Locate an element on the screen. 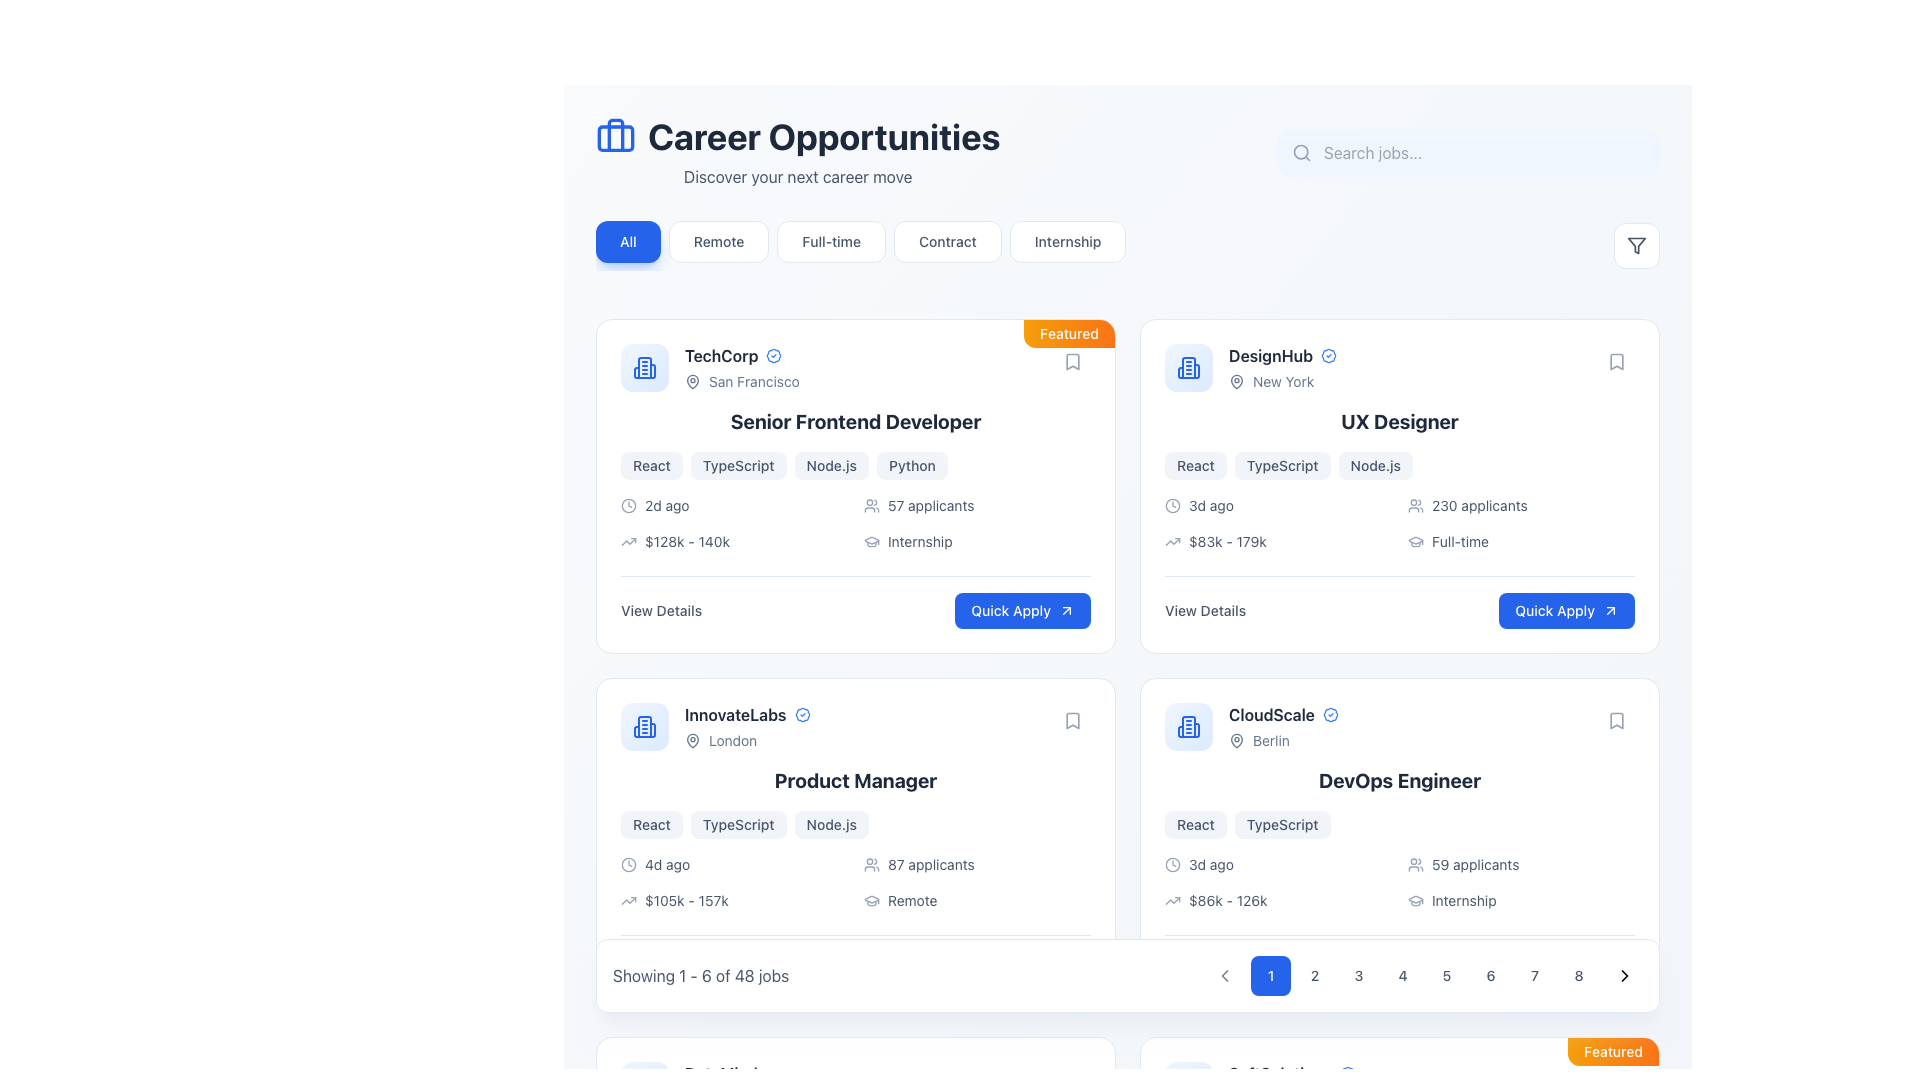 This screenshot has width=1920, height=1080. the logo icon in the bottom-right section of the interface, associated with the 'CloudScale' job posting for the 'DevOps Engineer' position in Berlin is located at coordinates (1189, 726).